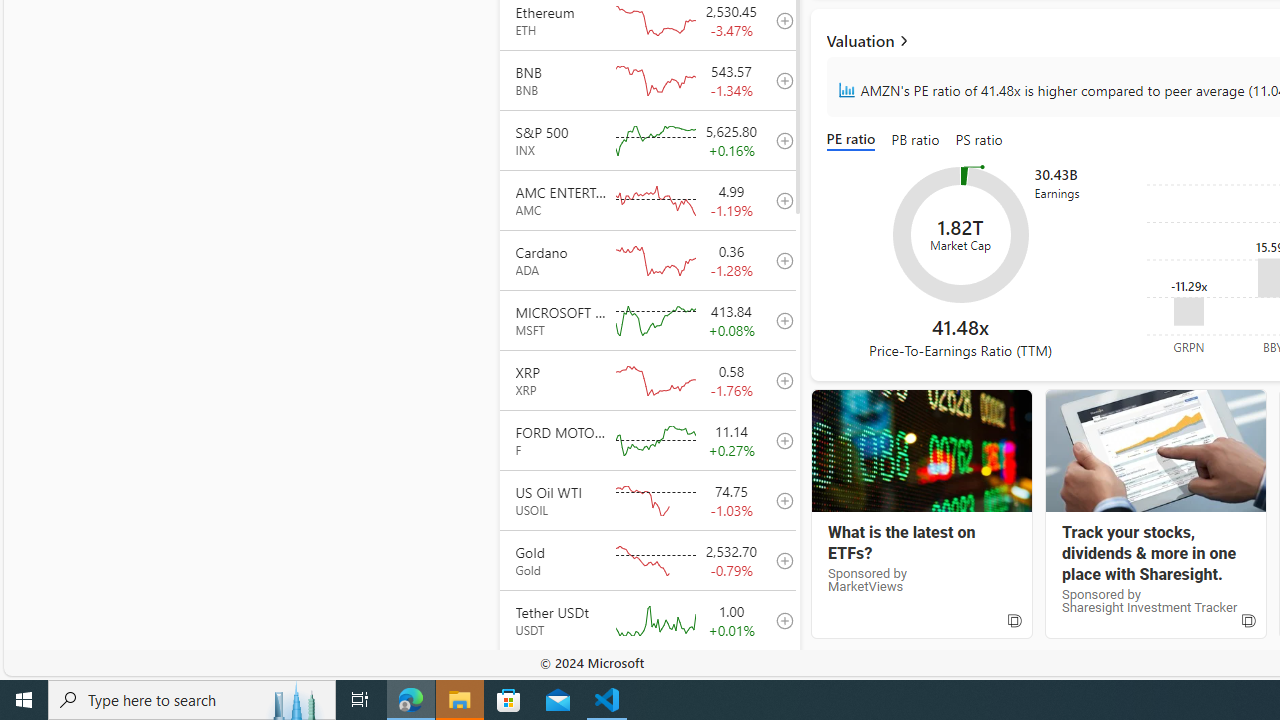 The height and width of the screenshot is (720, 1280). I want to click on 'PB ratio', so click(914, 140).